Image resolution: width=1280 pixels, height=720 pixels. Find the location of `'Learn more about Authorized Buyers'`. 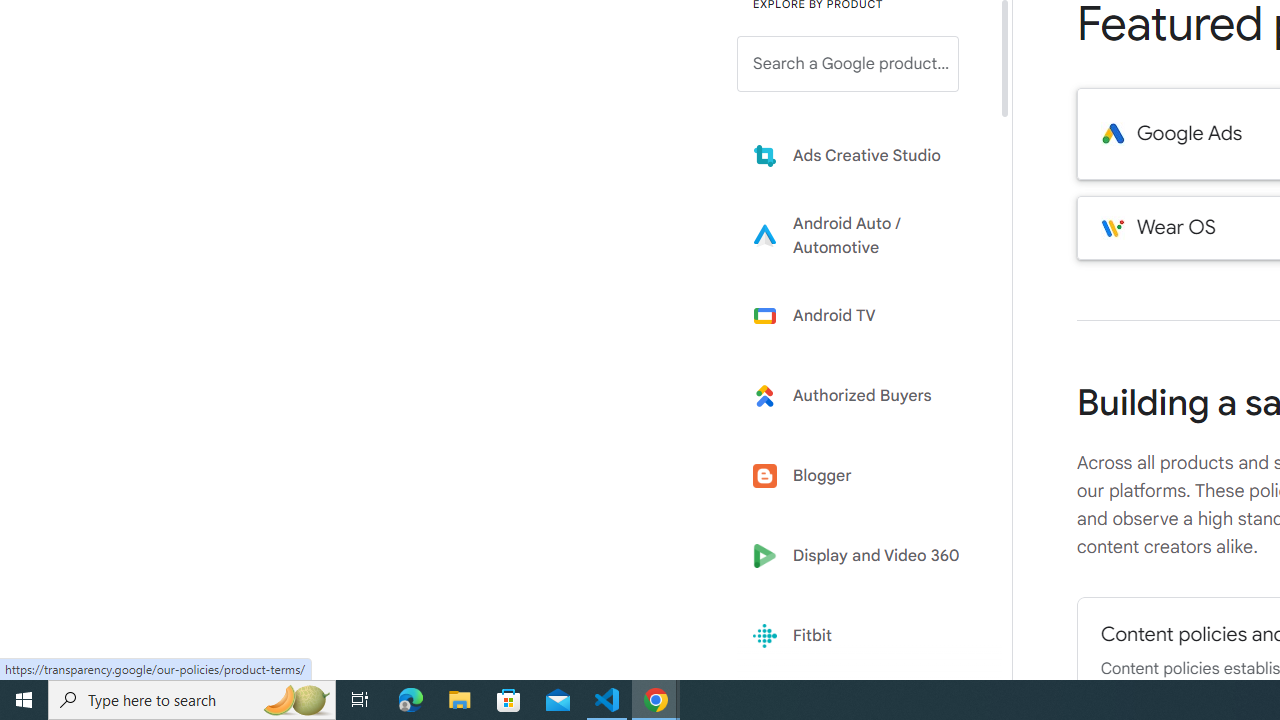

'Learn more about Authorized Buyers' is located at coordinates (862, 396).